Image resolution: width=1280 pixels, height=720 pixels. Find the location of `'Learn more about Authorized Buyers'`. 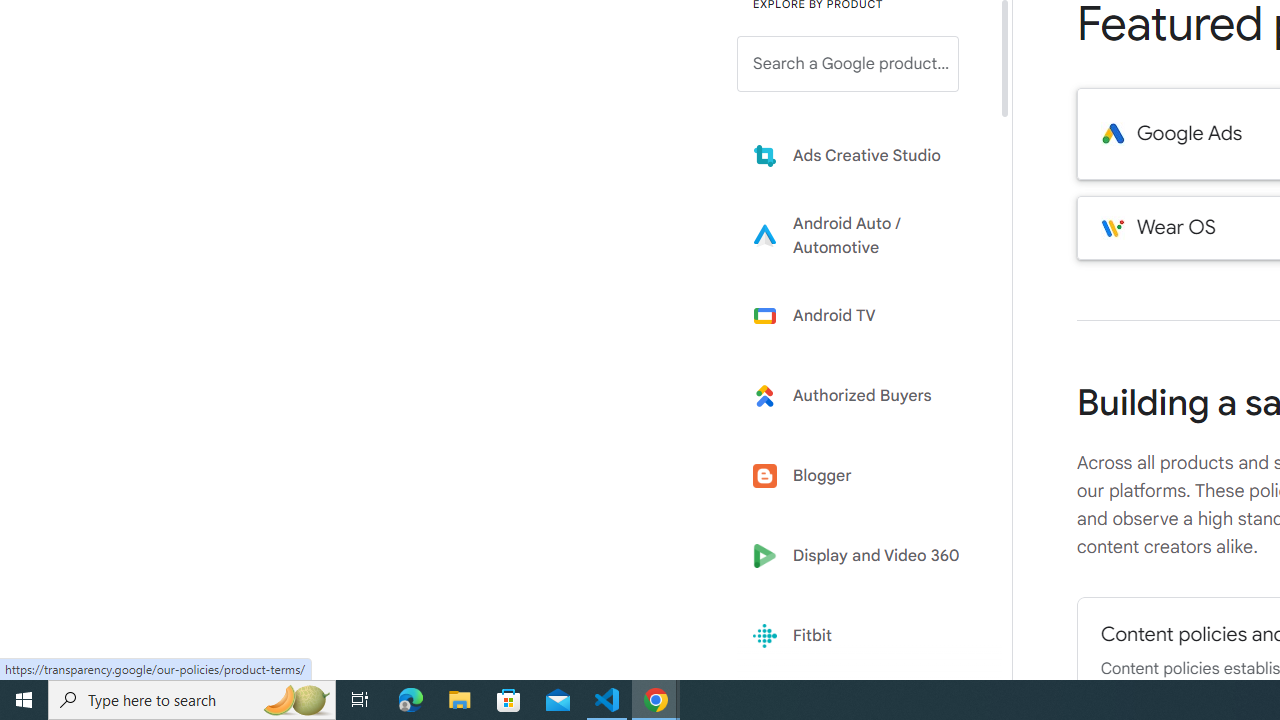

'Learn more about Authorized Buyers' is located at coordinates (862, 396).